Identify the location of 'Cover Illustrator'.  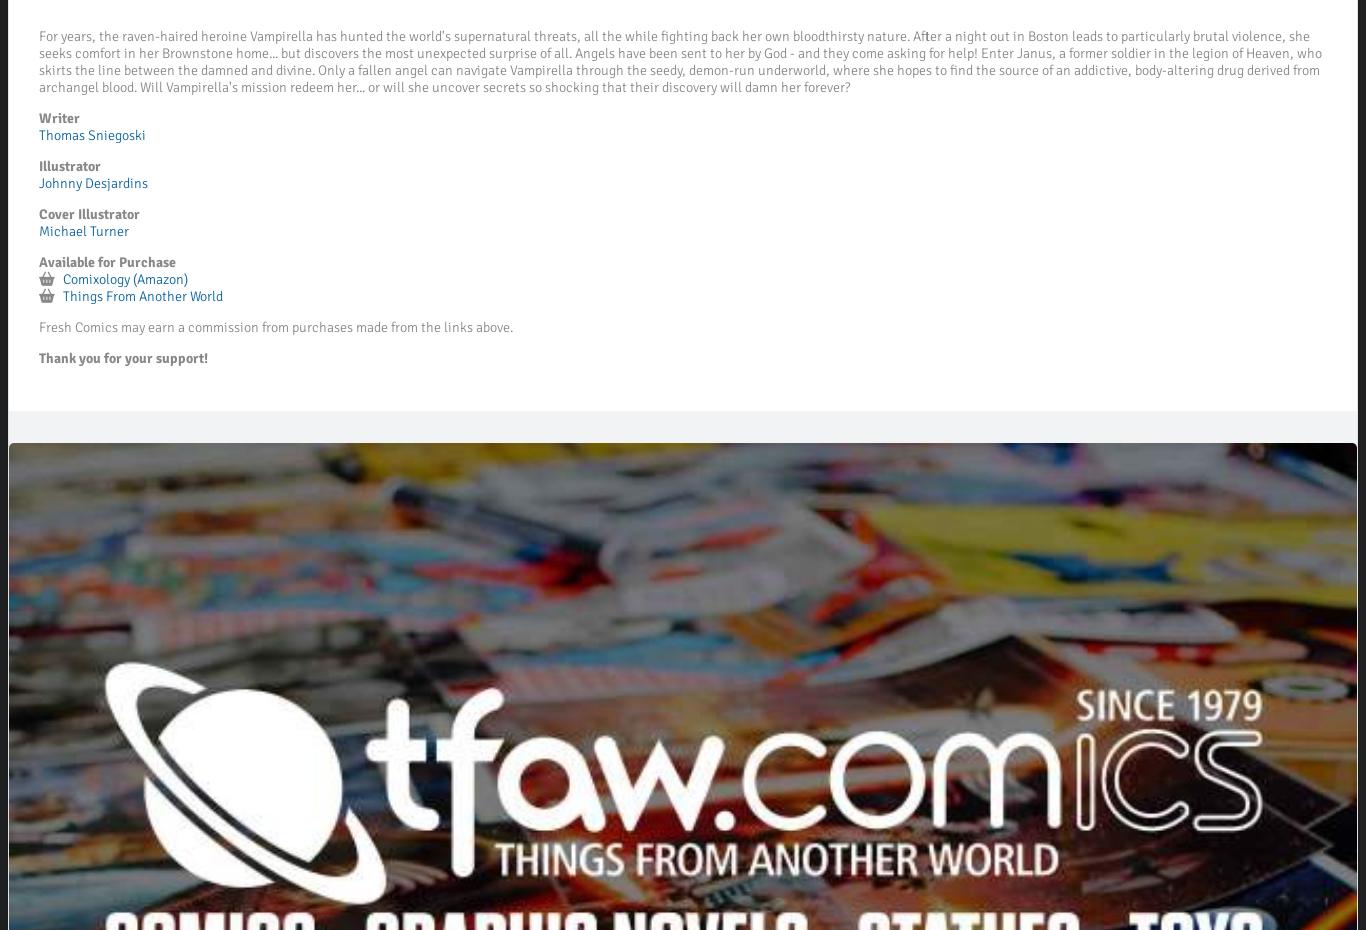
(89, 213).